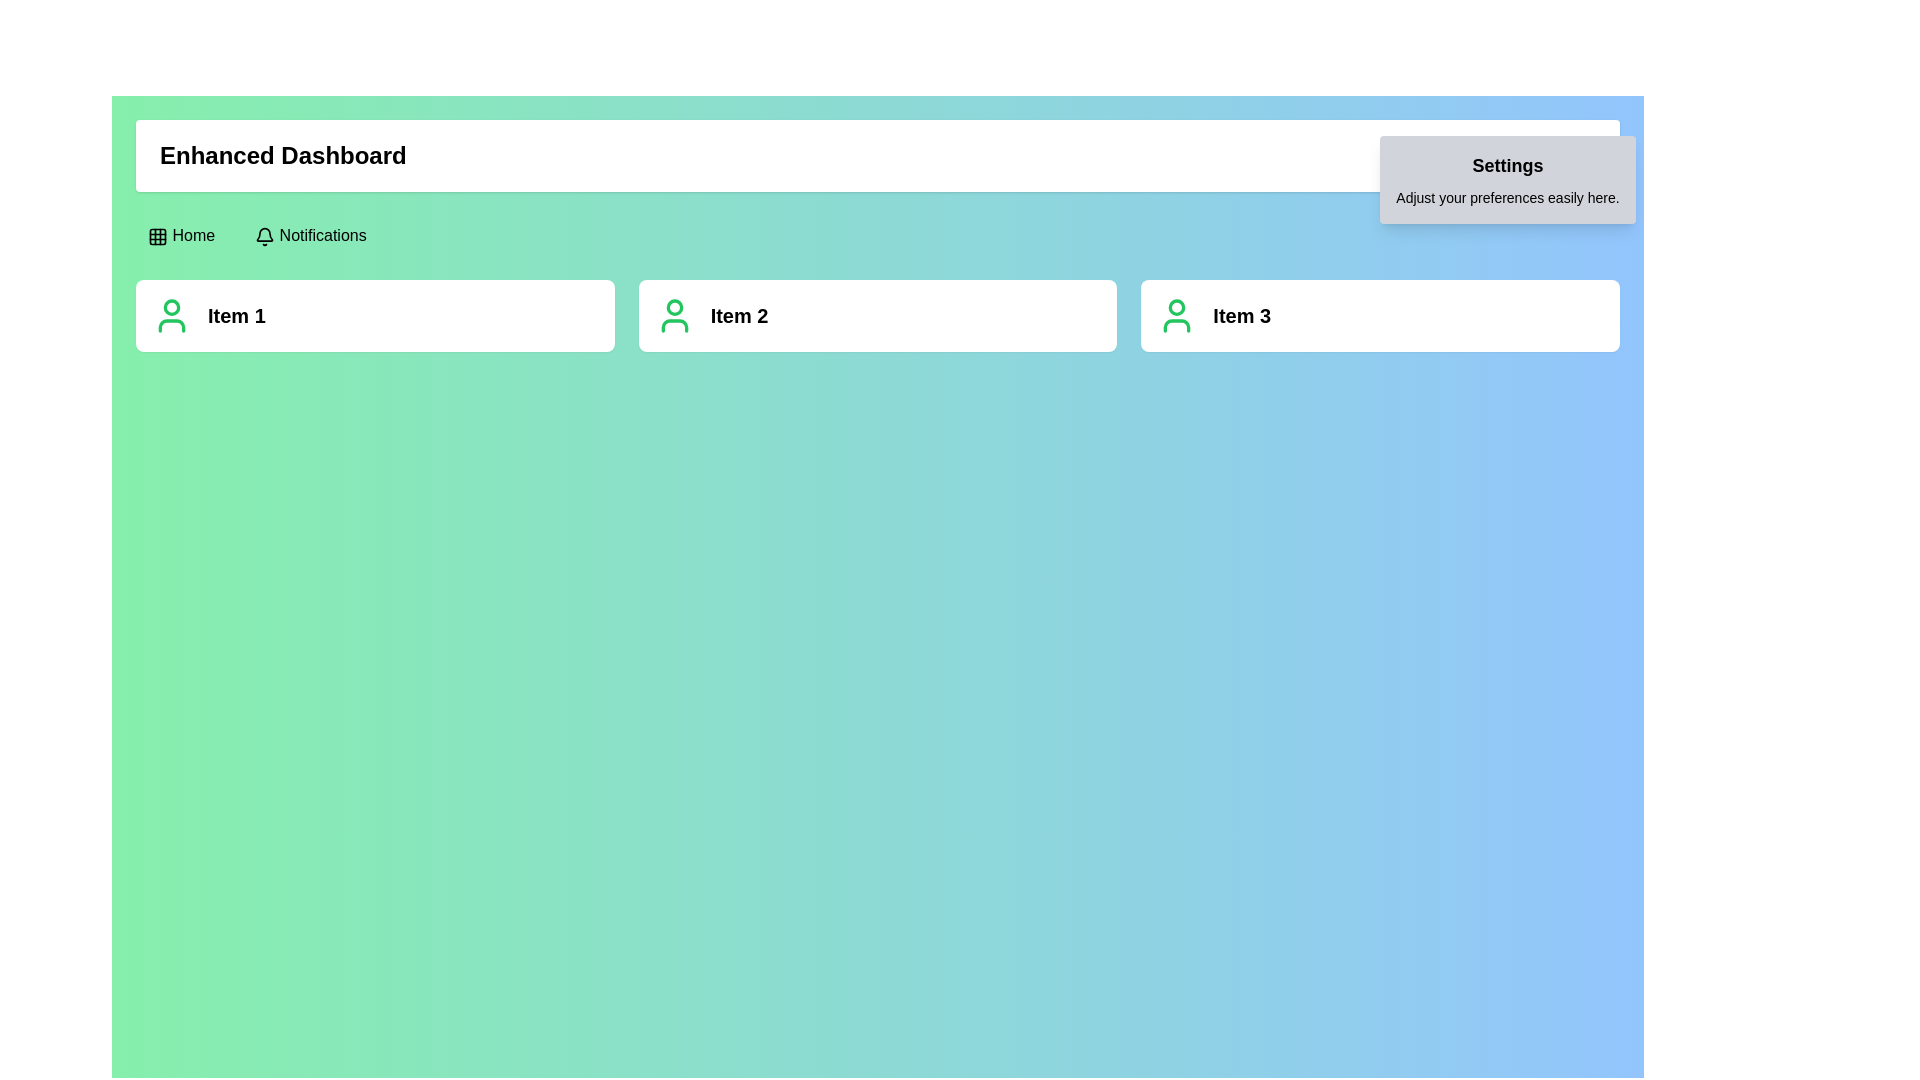  Describe the element at coordinates (309, 234) in the screenshot. I see `the 'Notifications' button located in the top-left horizontal navigation bar` at that location.